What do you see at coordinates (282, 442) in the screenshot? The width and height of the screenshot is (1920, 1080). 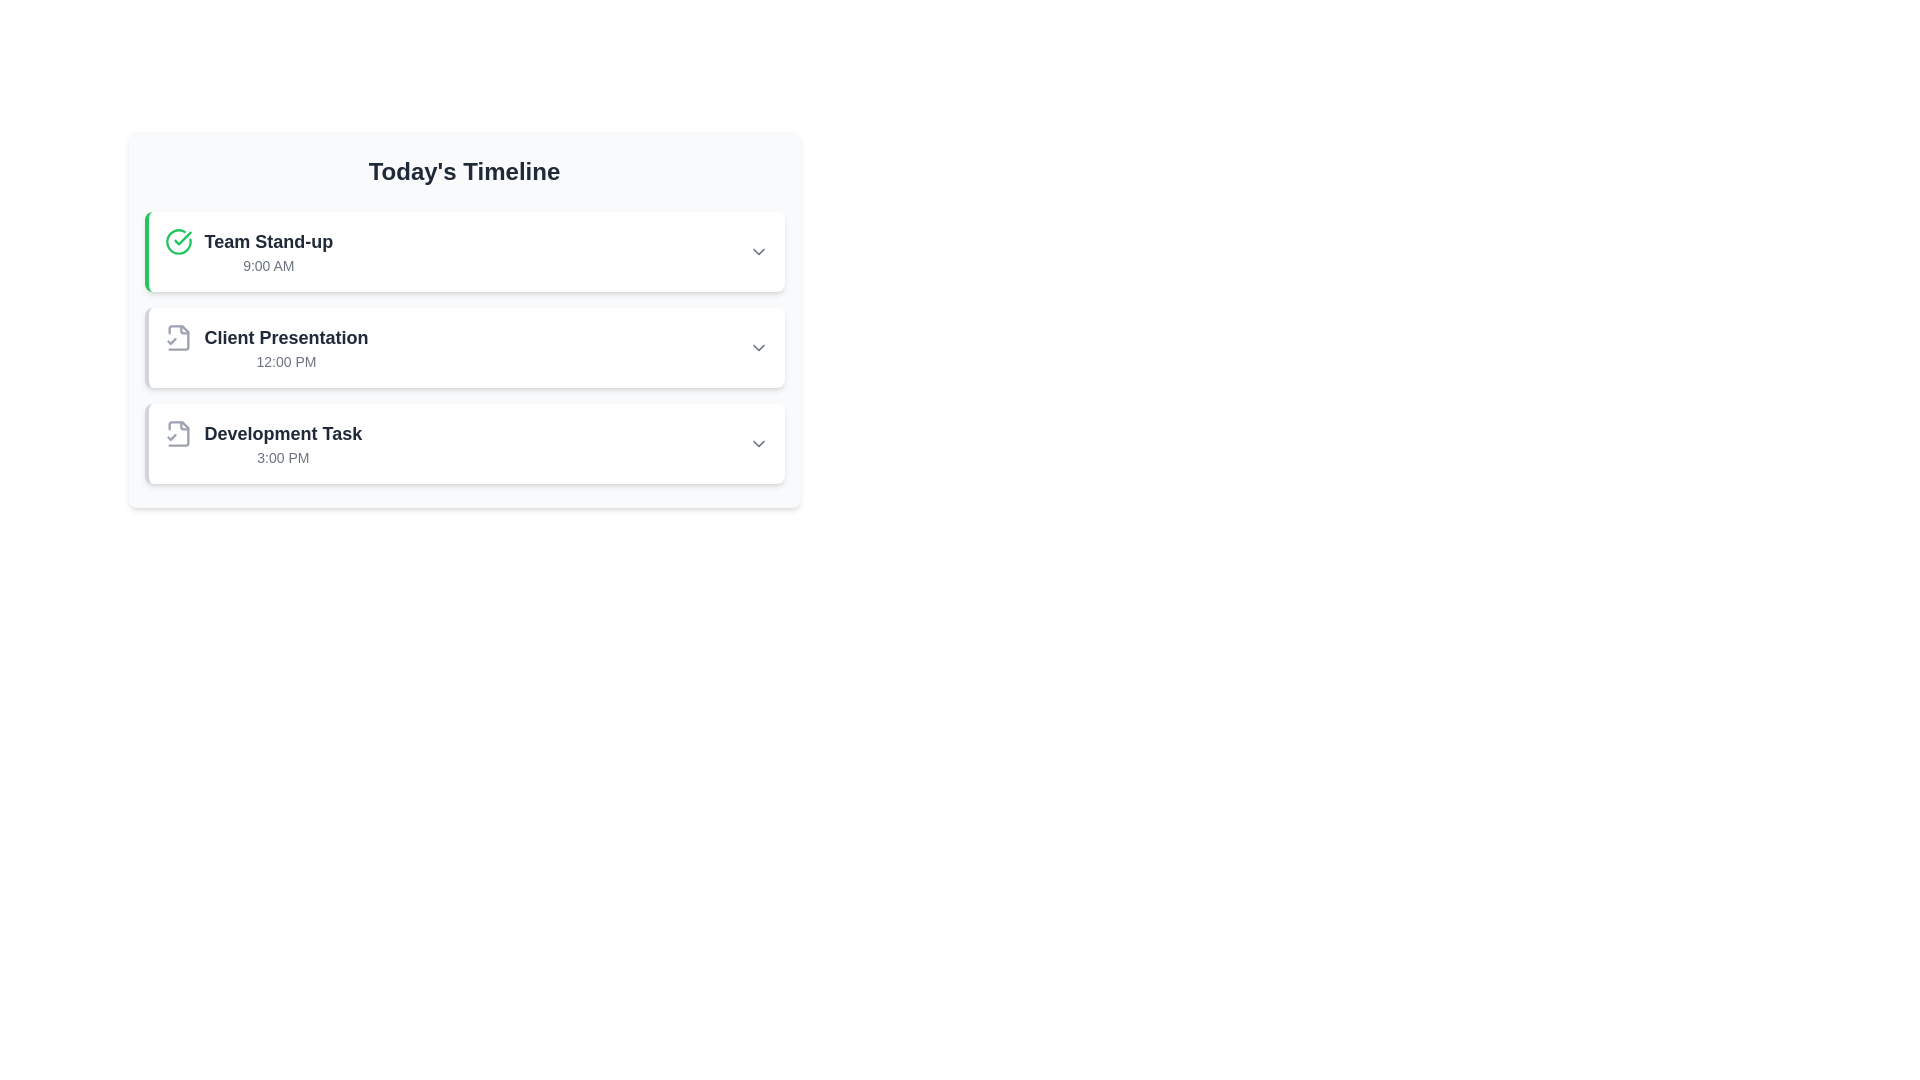 I see `the text label displaying 'Development Task', which is located in the third item of the vertical list under 'Today's Timeline', below the 'Client Presentation' entry` at bounding box center [282, 442].